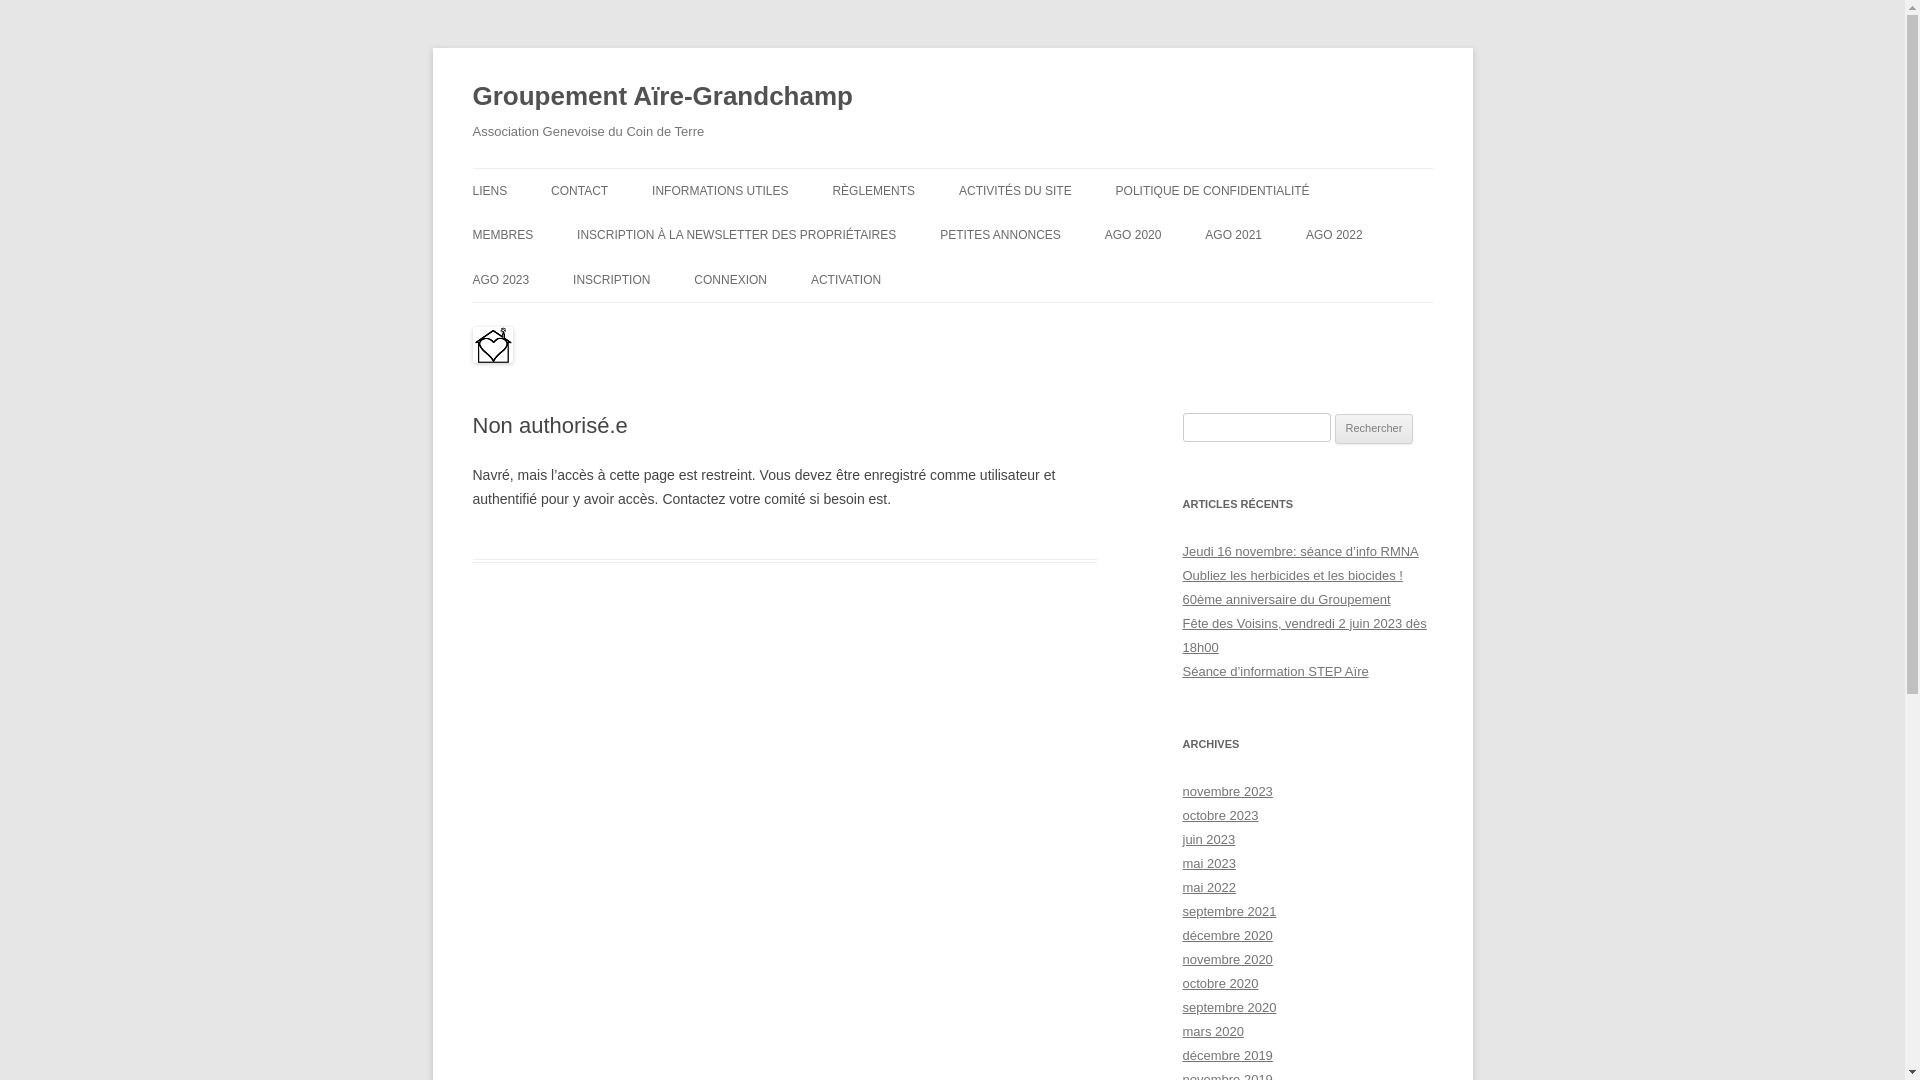 The width and height of the screenshot is (1920, 1080). What do you see at coordinates (720, 191) in the screenshot?
I see `'INFORMATIONS UTILES'` at bounding box center [720, 191].